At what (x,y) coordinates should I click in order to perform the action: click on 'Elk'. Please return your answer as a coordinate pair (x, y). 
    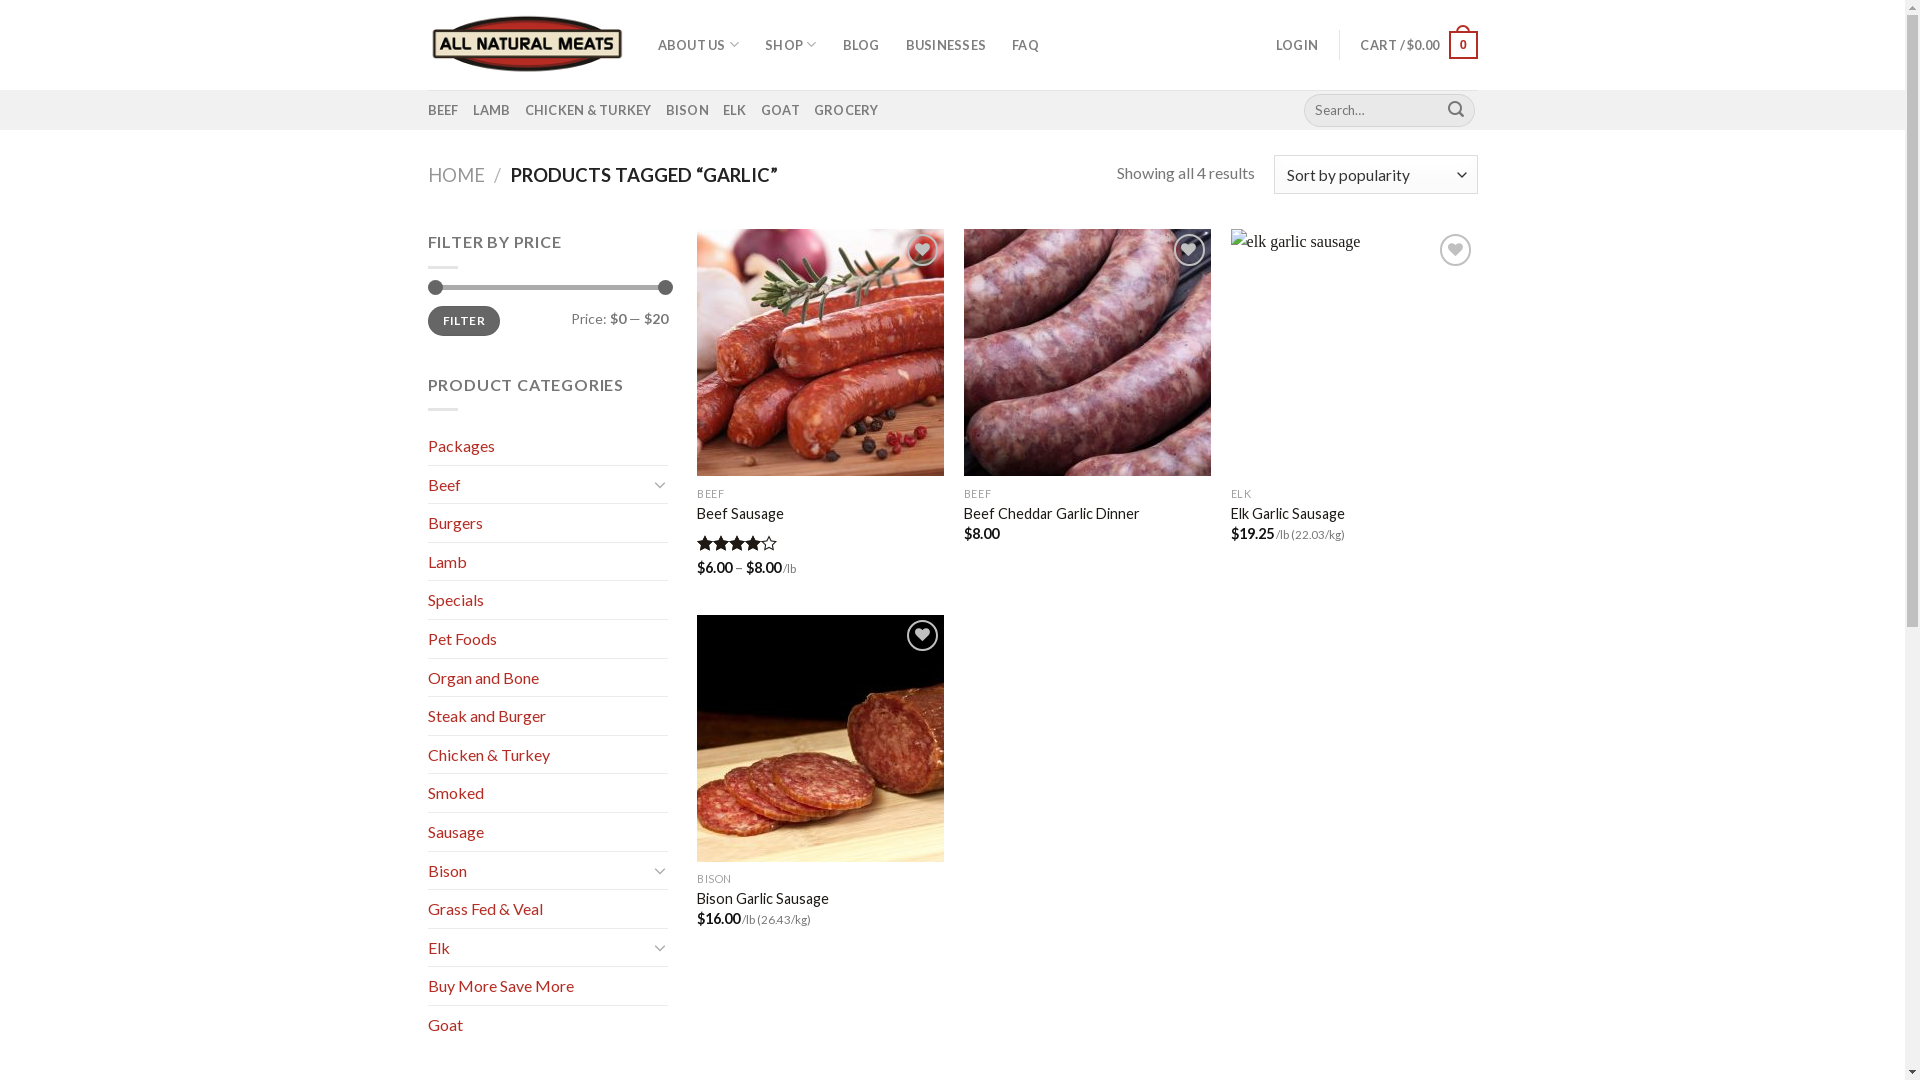
    Looking at the image, I should click on (537, 947).